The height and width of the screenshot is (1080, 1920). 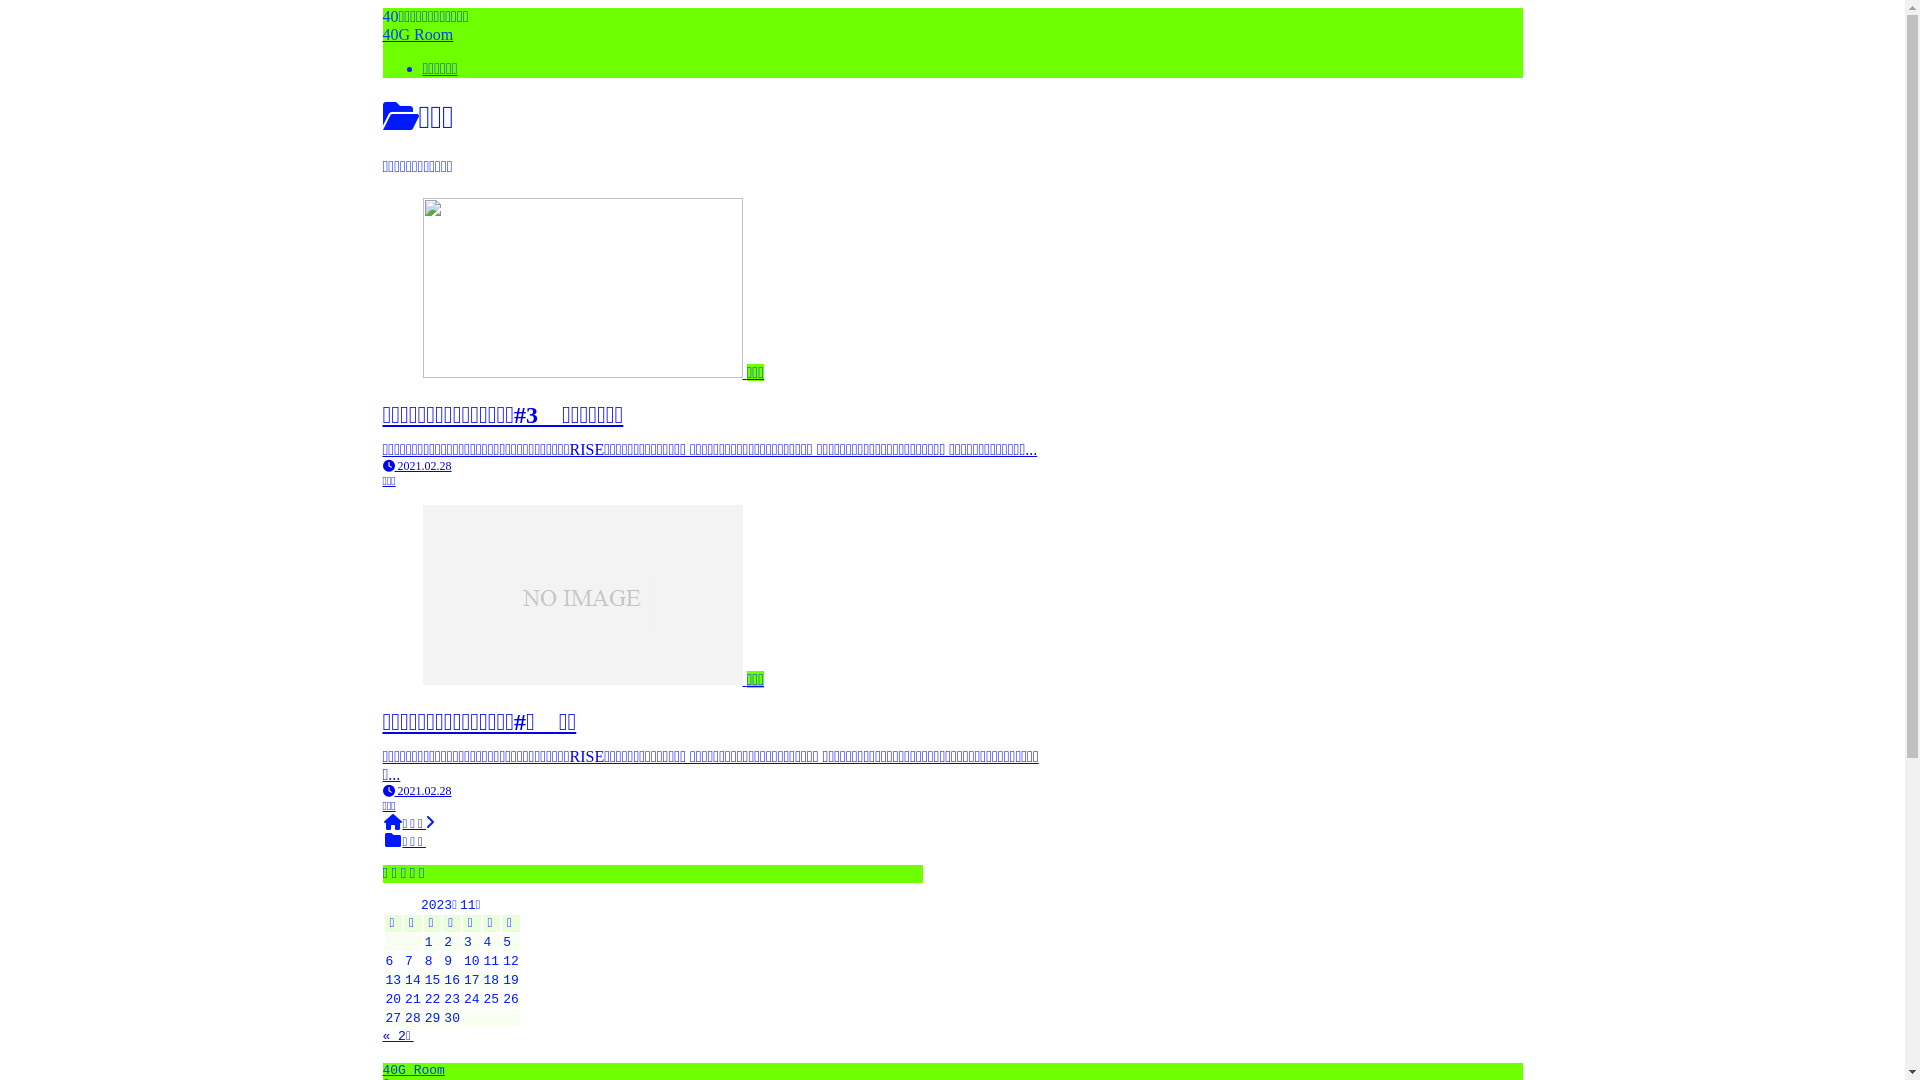 I want to click on '40G Room', so click(x=416, y=34).